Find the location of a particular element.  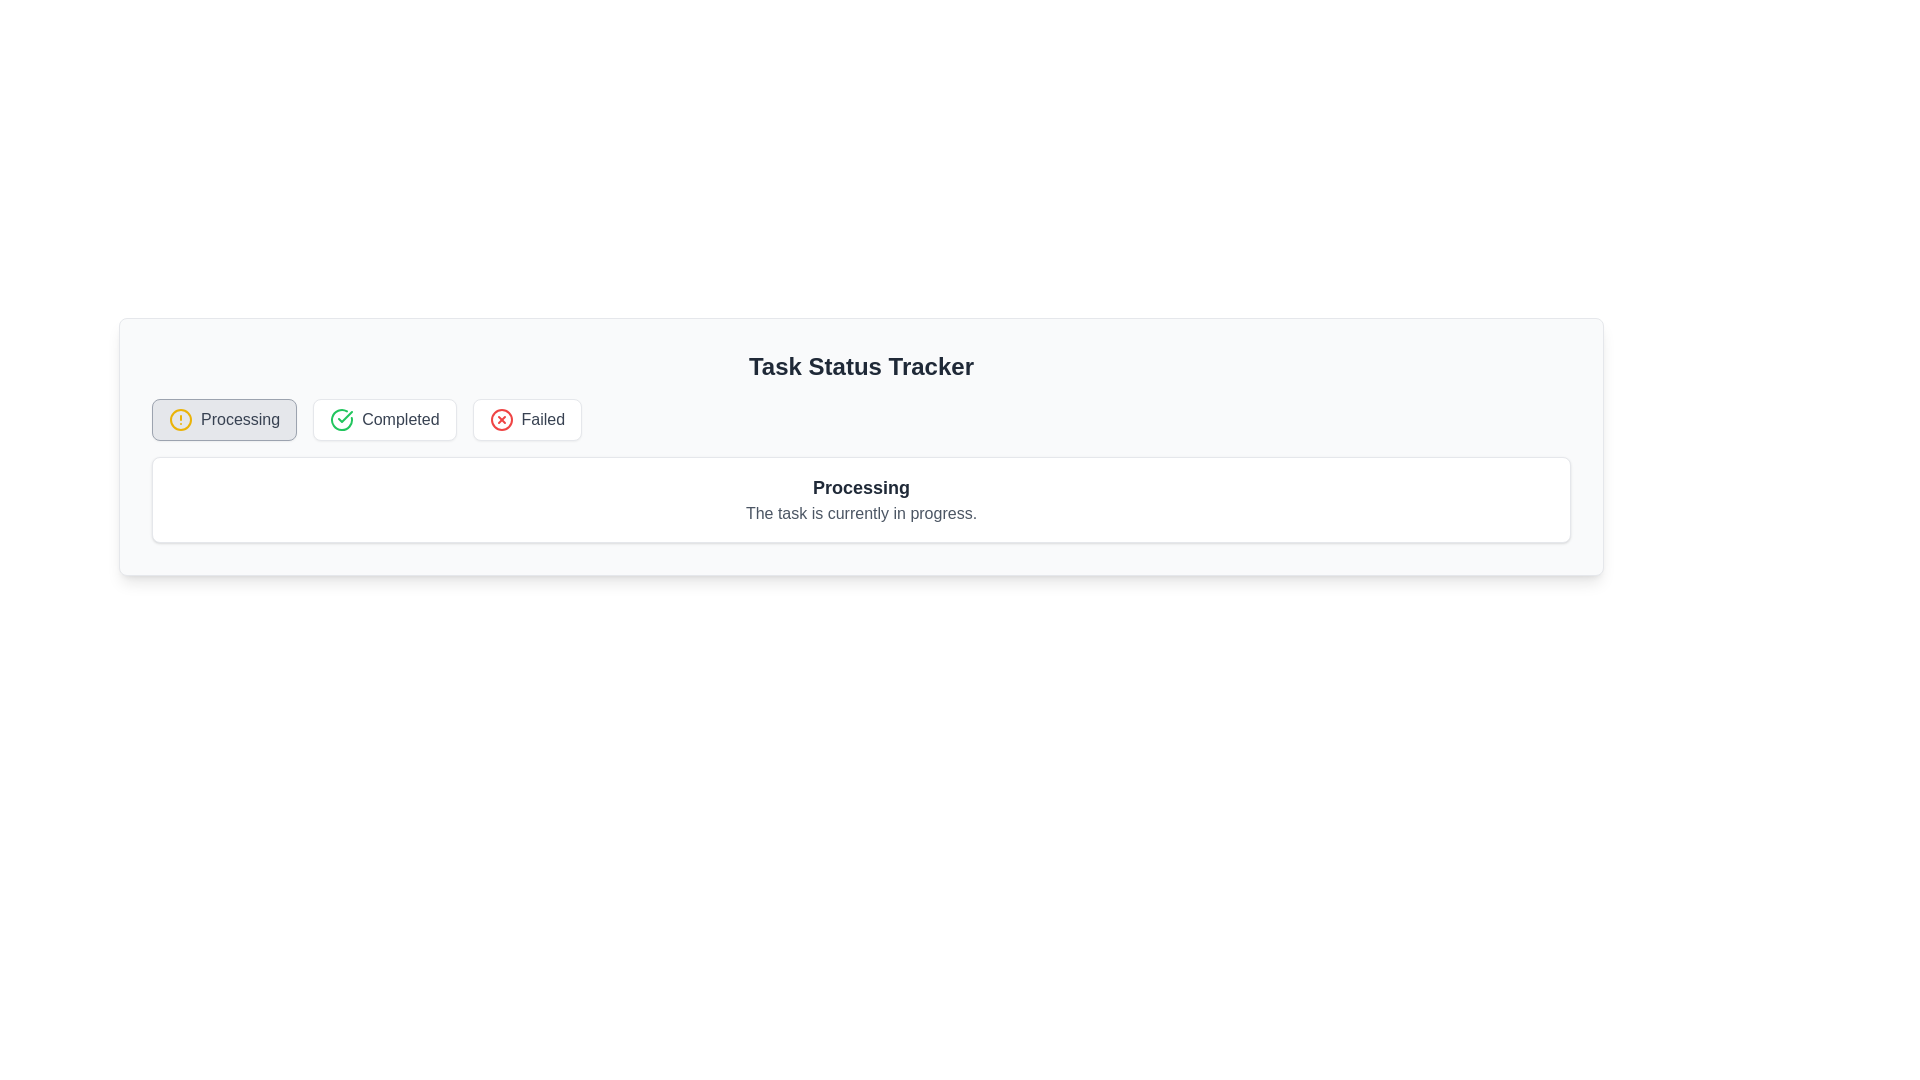

the 'Processing' button, which is the first among a set of status buttons with a light gray background and a yellow warning circle icon is located at coordinates (224, 419).